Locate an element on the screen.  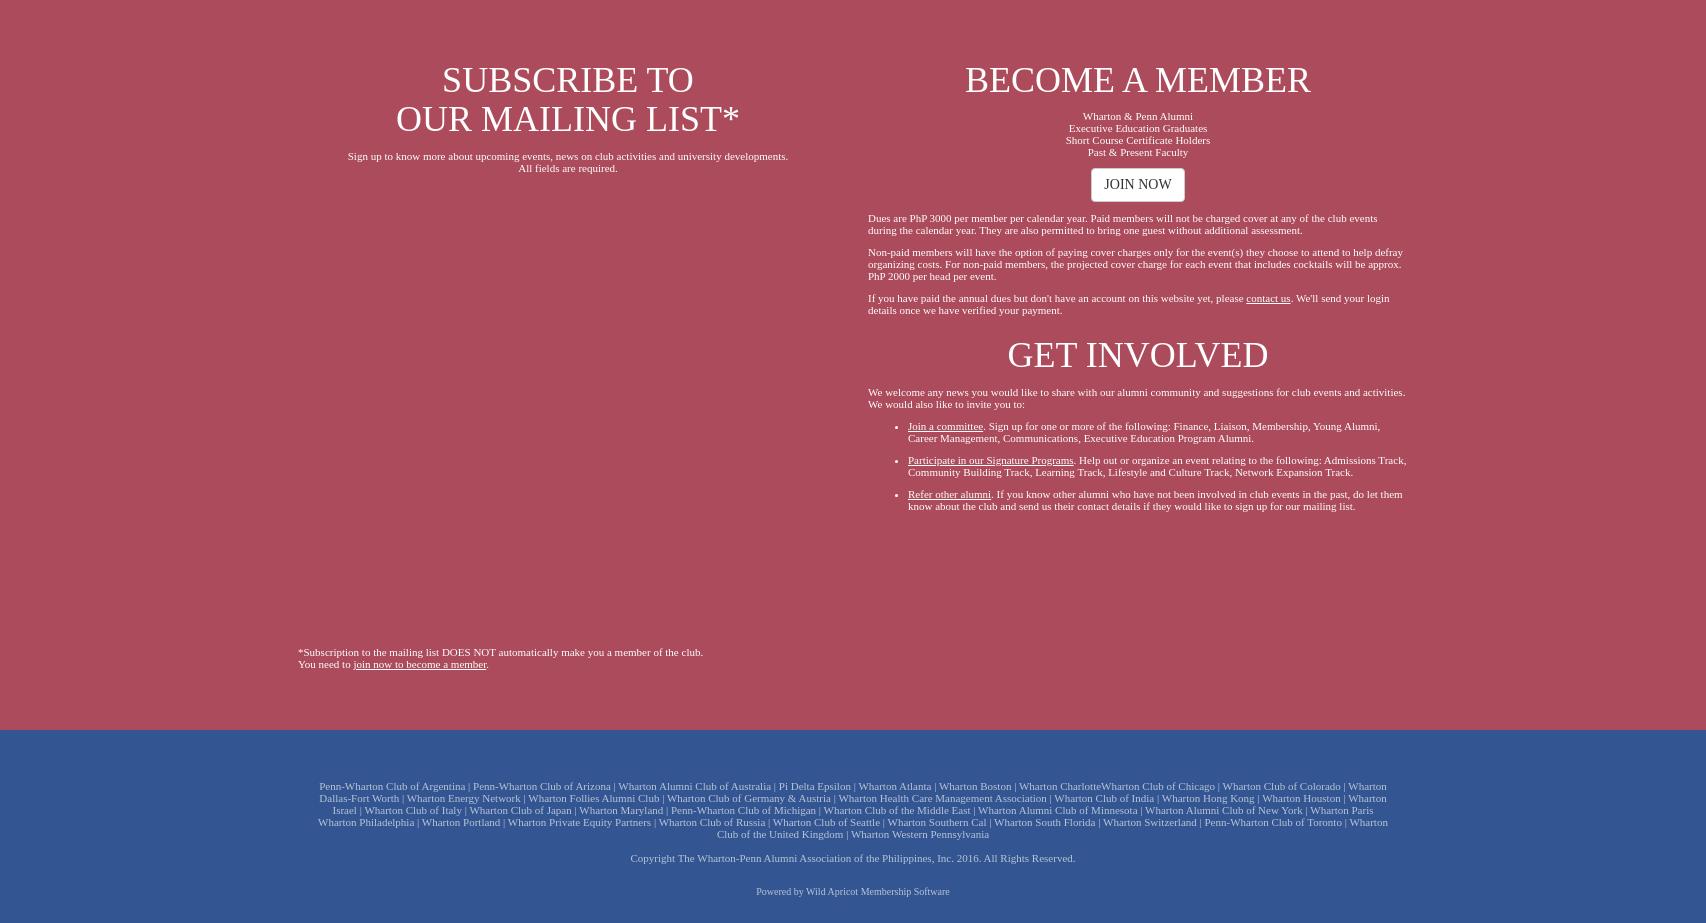
'Wharton Club of the Middle East' is located at coordinates (896, 808).